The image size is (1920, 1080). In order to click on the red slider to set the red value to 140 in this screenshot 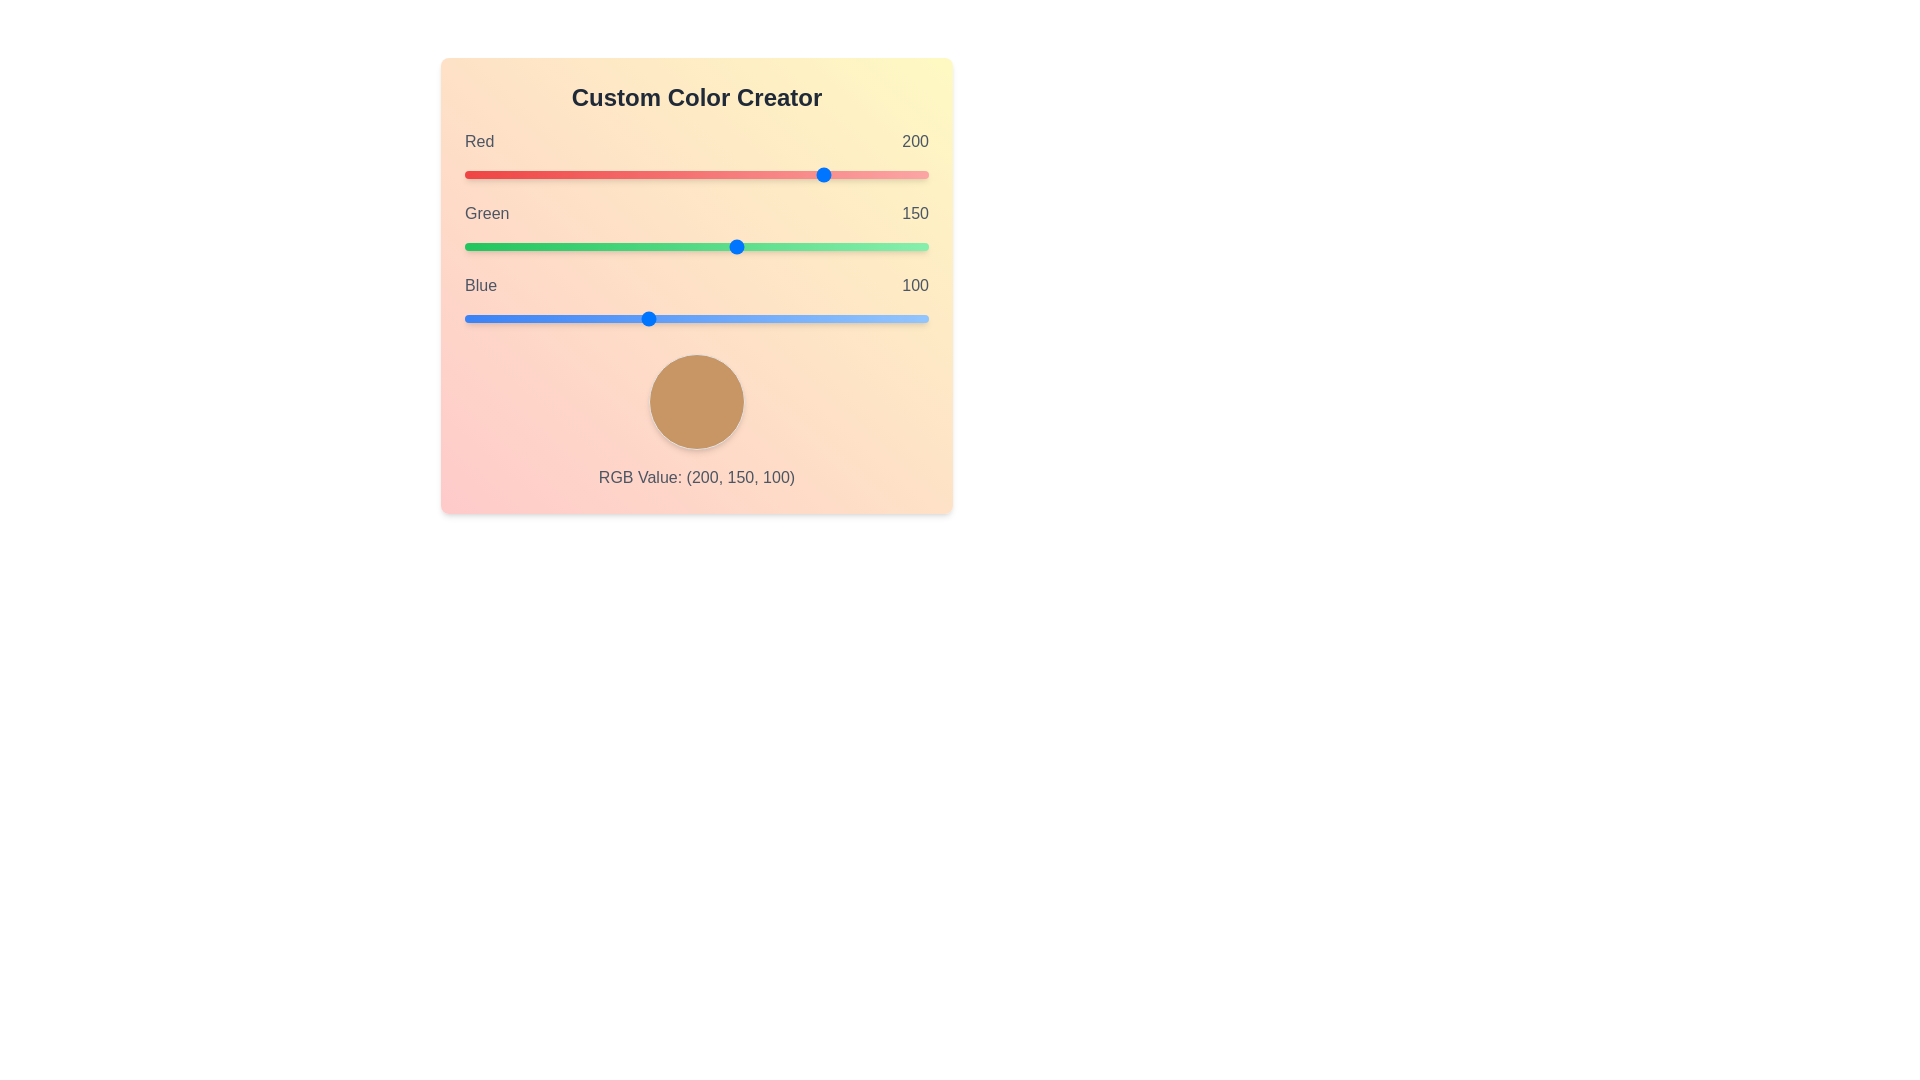, I will do `click(719, 173)`.